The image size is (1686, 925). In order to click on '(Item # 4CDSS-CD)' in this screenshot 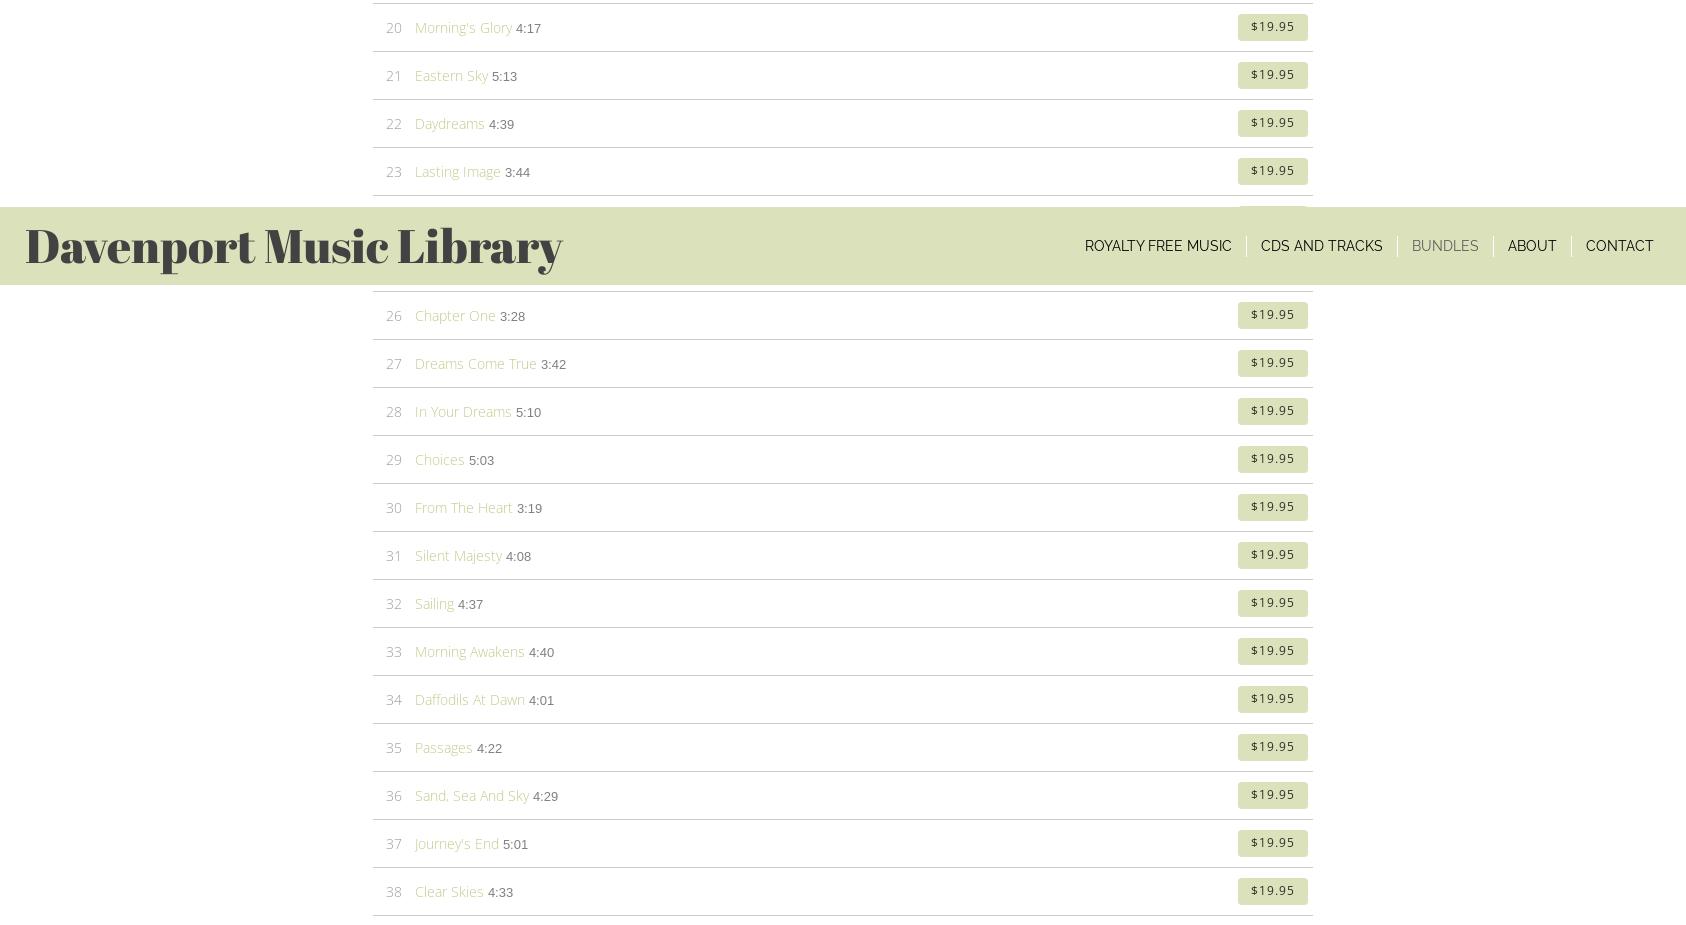, I will do `click(452, 341)`.